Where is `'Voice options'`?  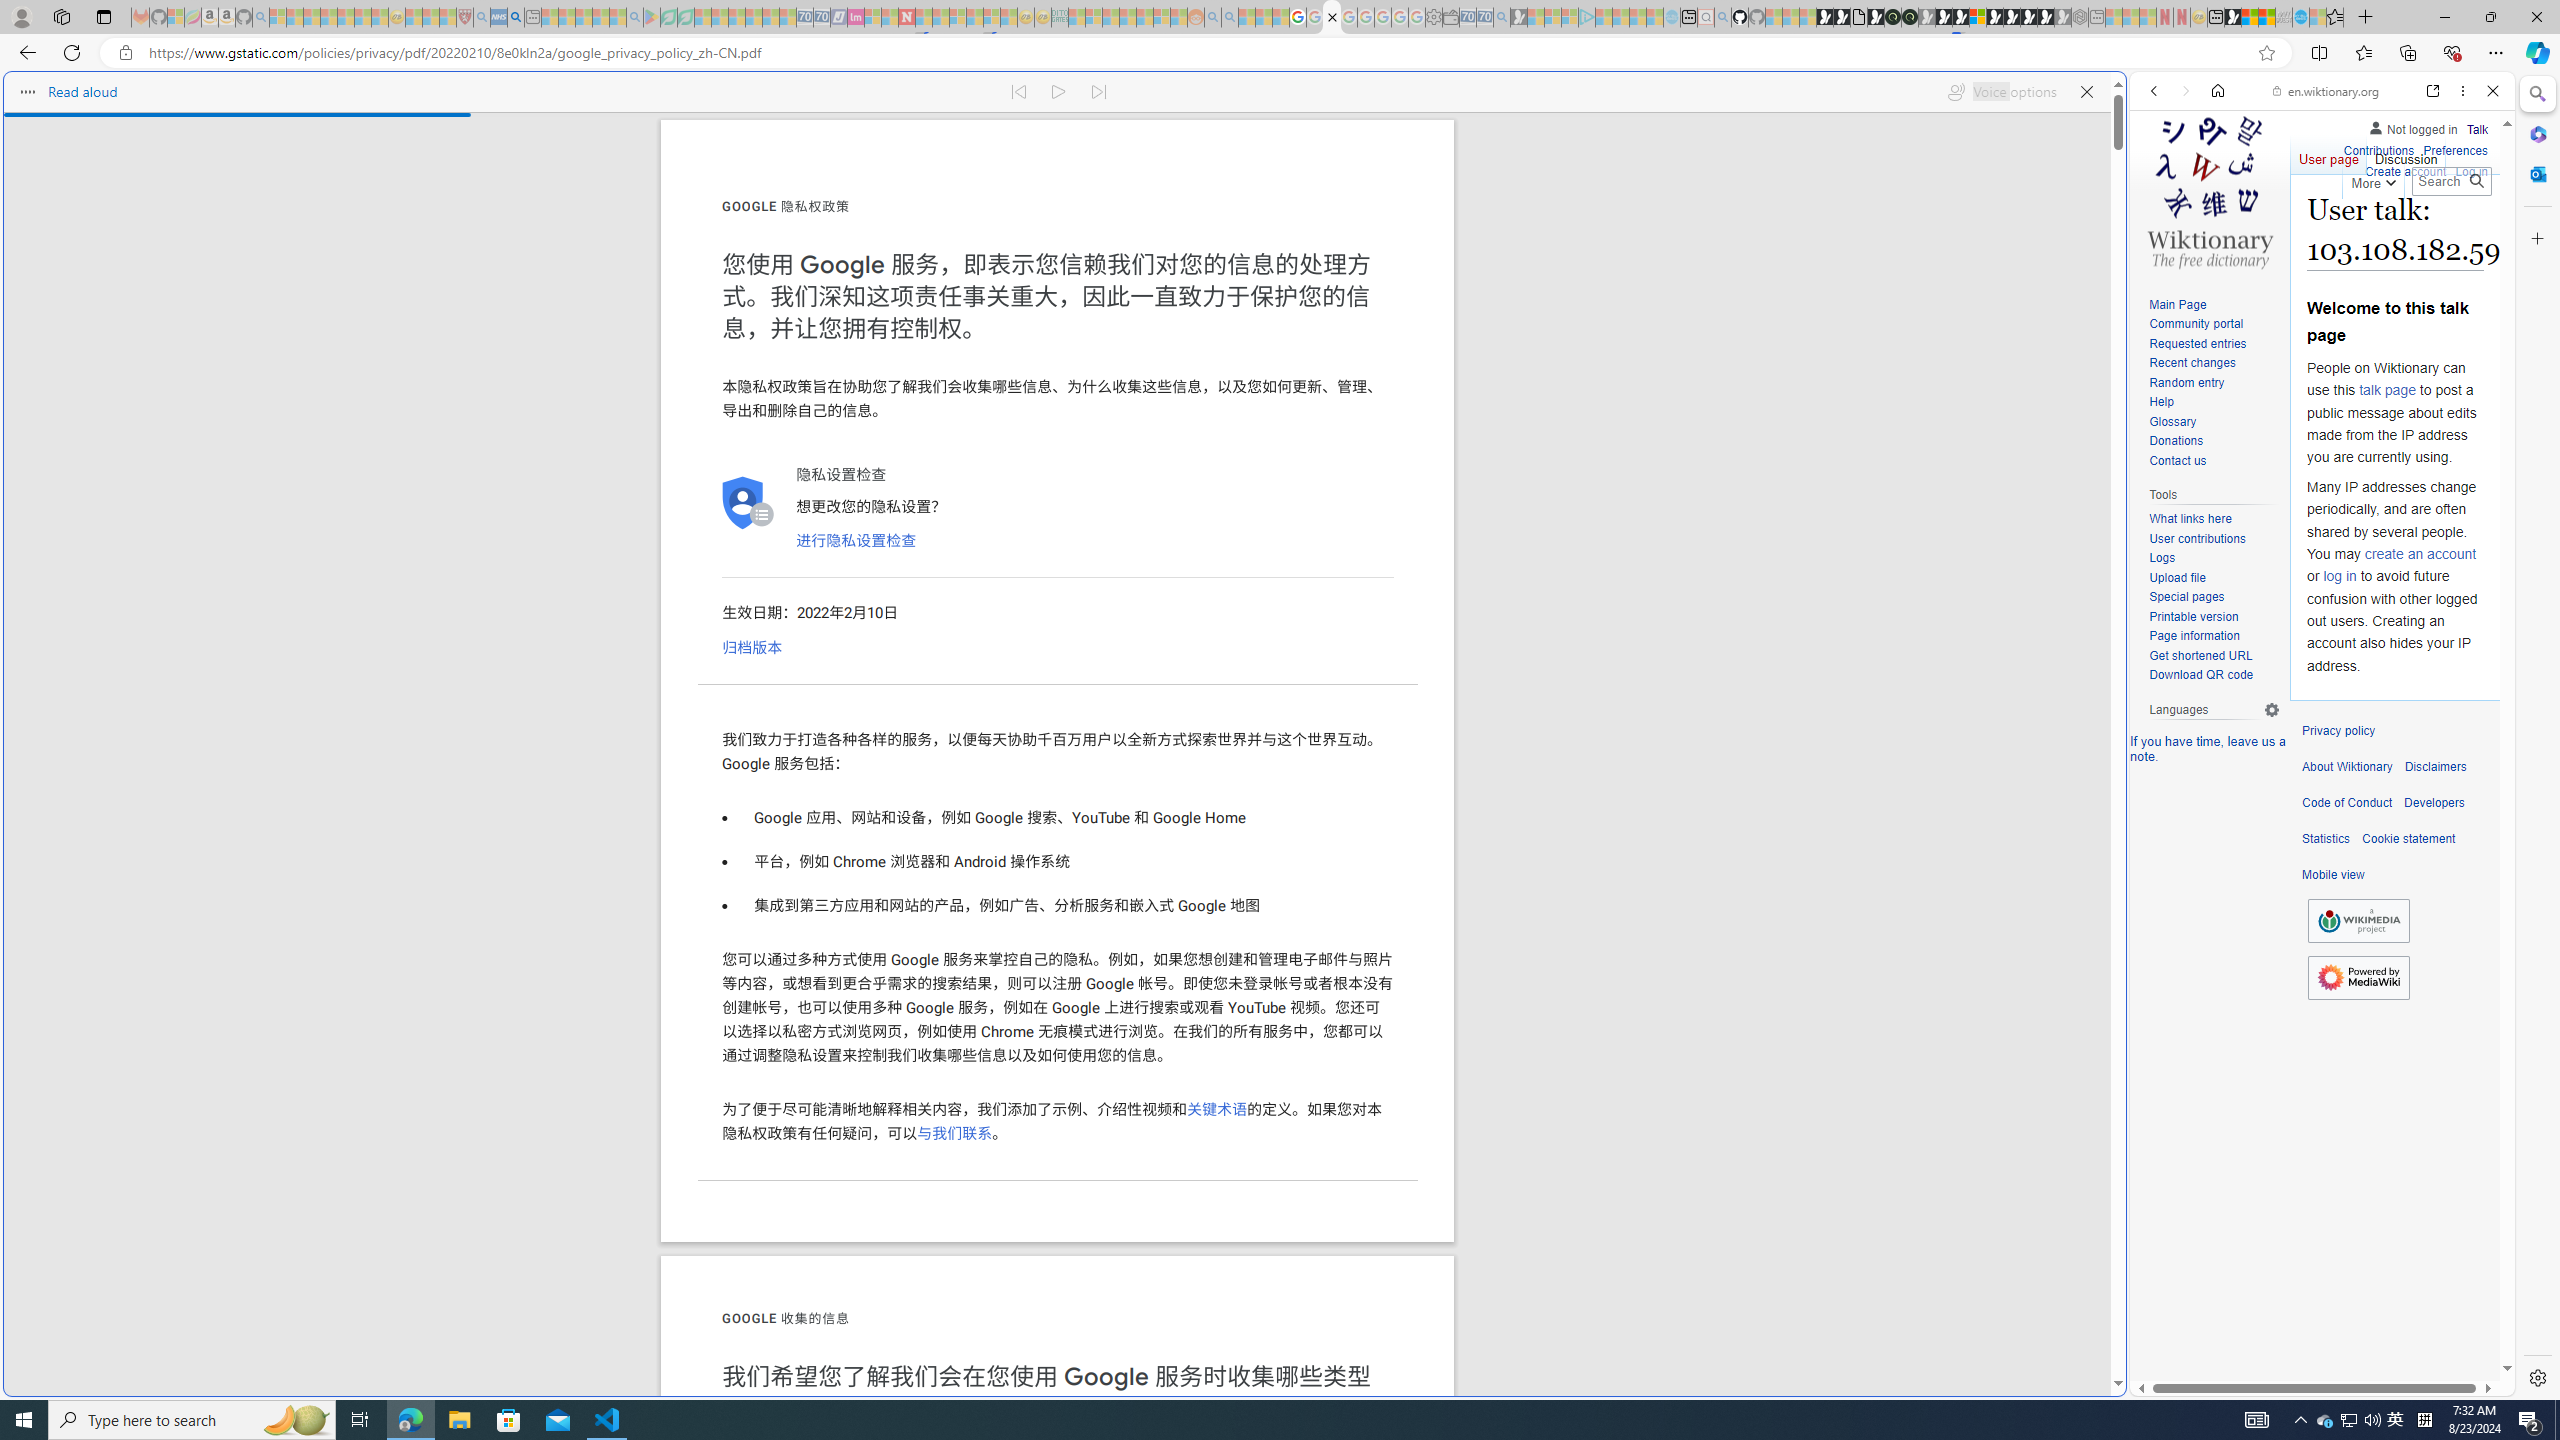
'Voice options' is located at coordinates (2001, 91).